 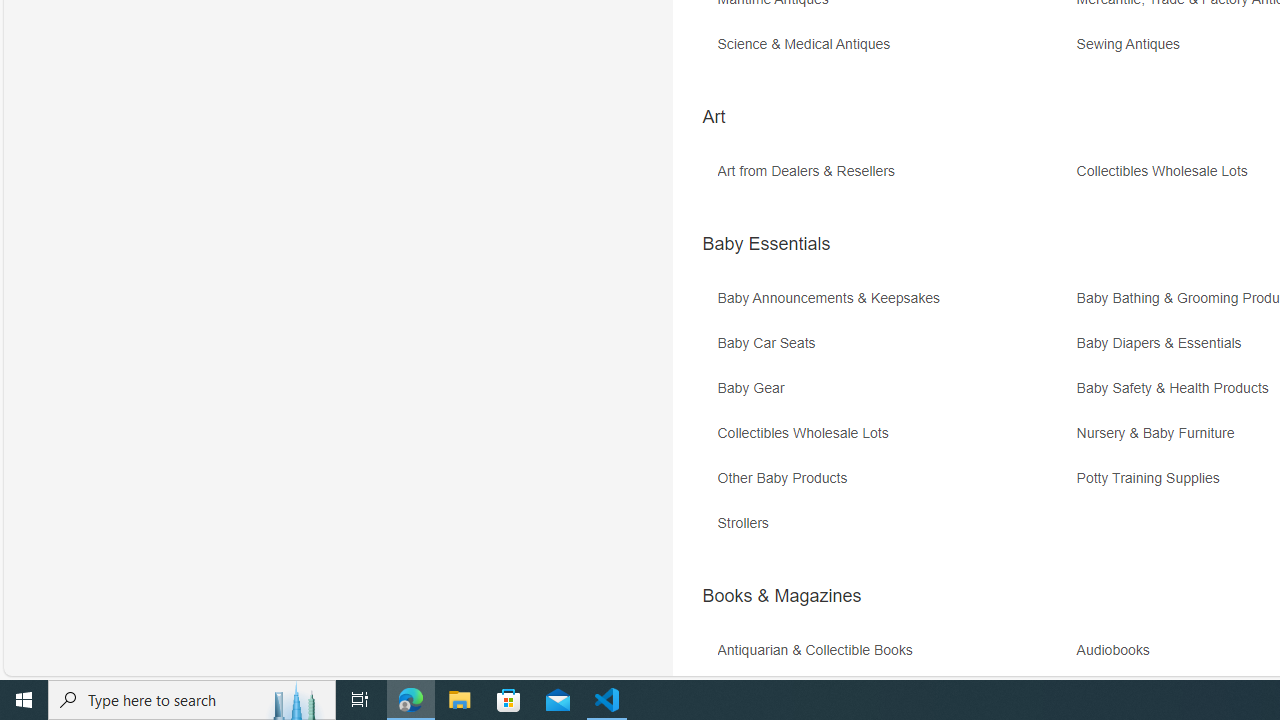 I want to click on 'Baby Diapers & Essentials', so click(x=1164, y=342).